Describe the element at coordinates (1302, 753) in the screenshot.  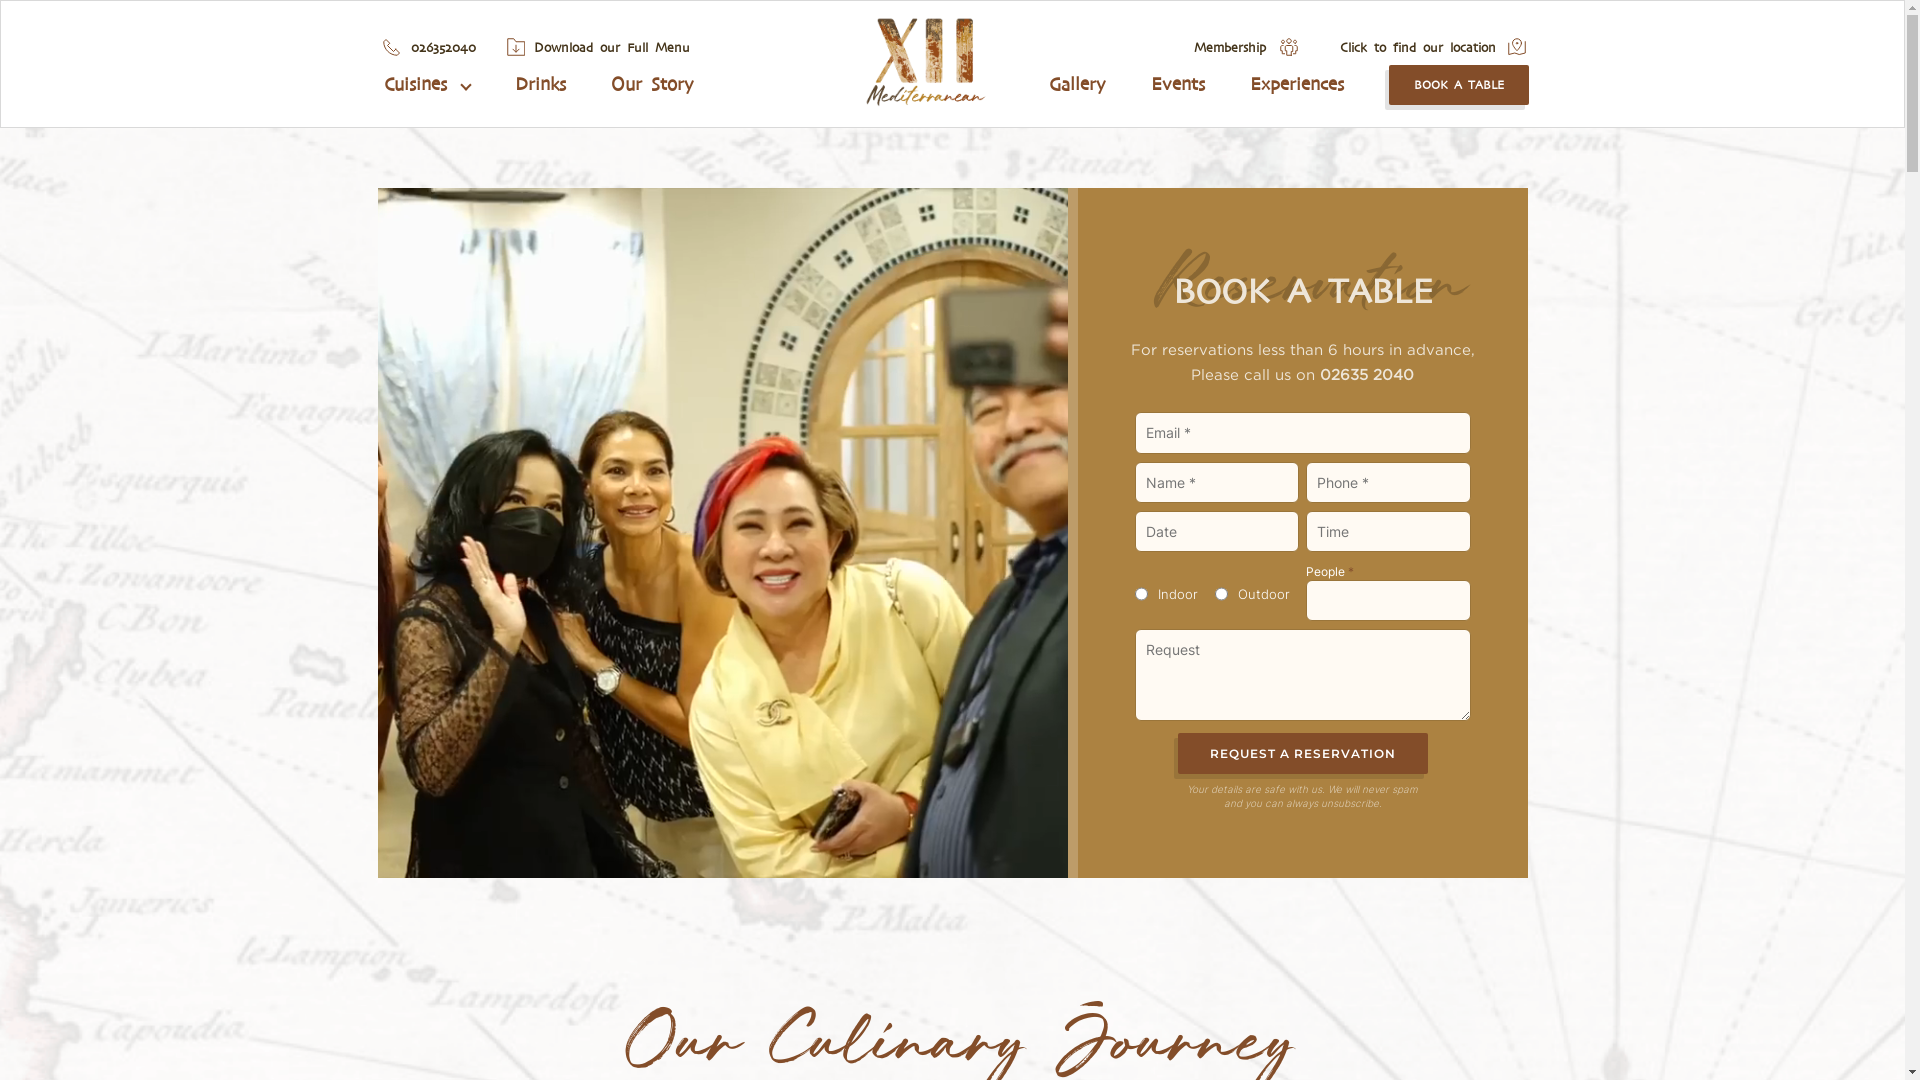
I see `'REQUEST A RESERVATION'` at that location.